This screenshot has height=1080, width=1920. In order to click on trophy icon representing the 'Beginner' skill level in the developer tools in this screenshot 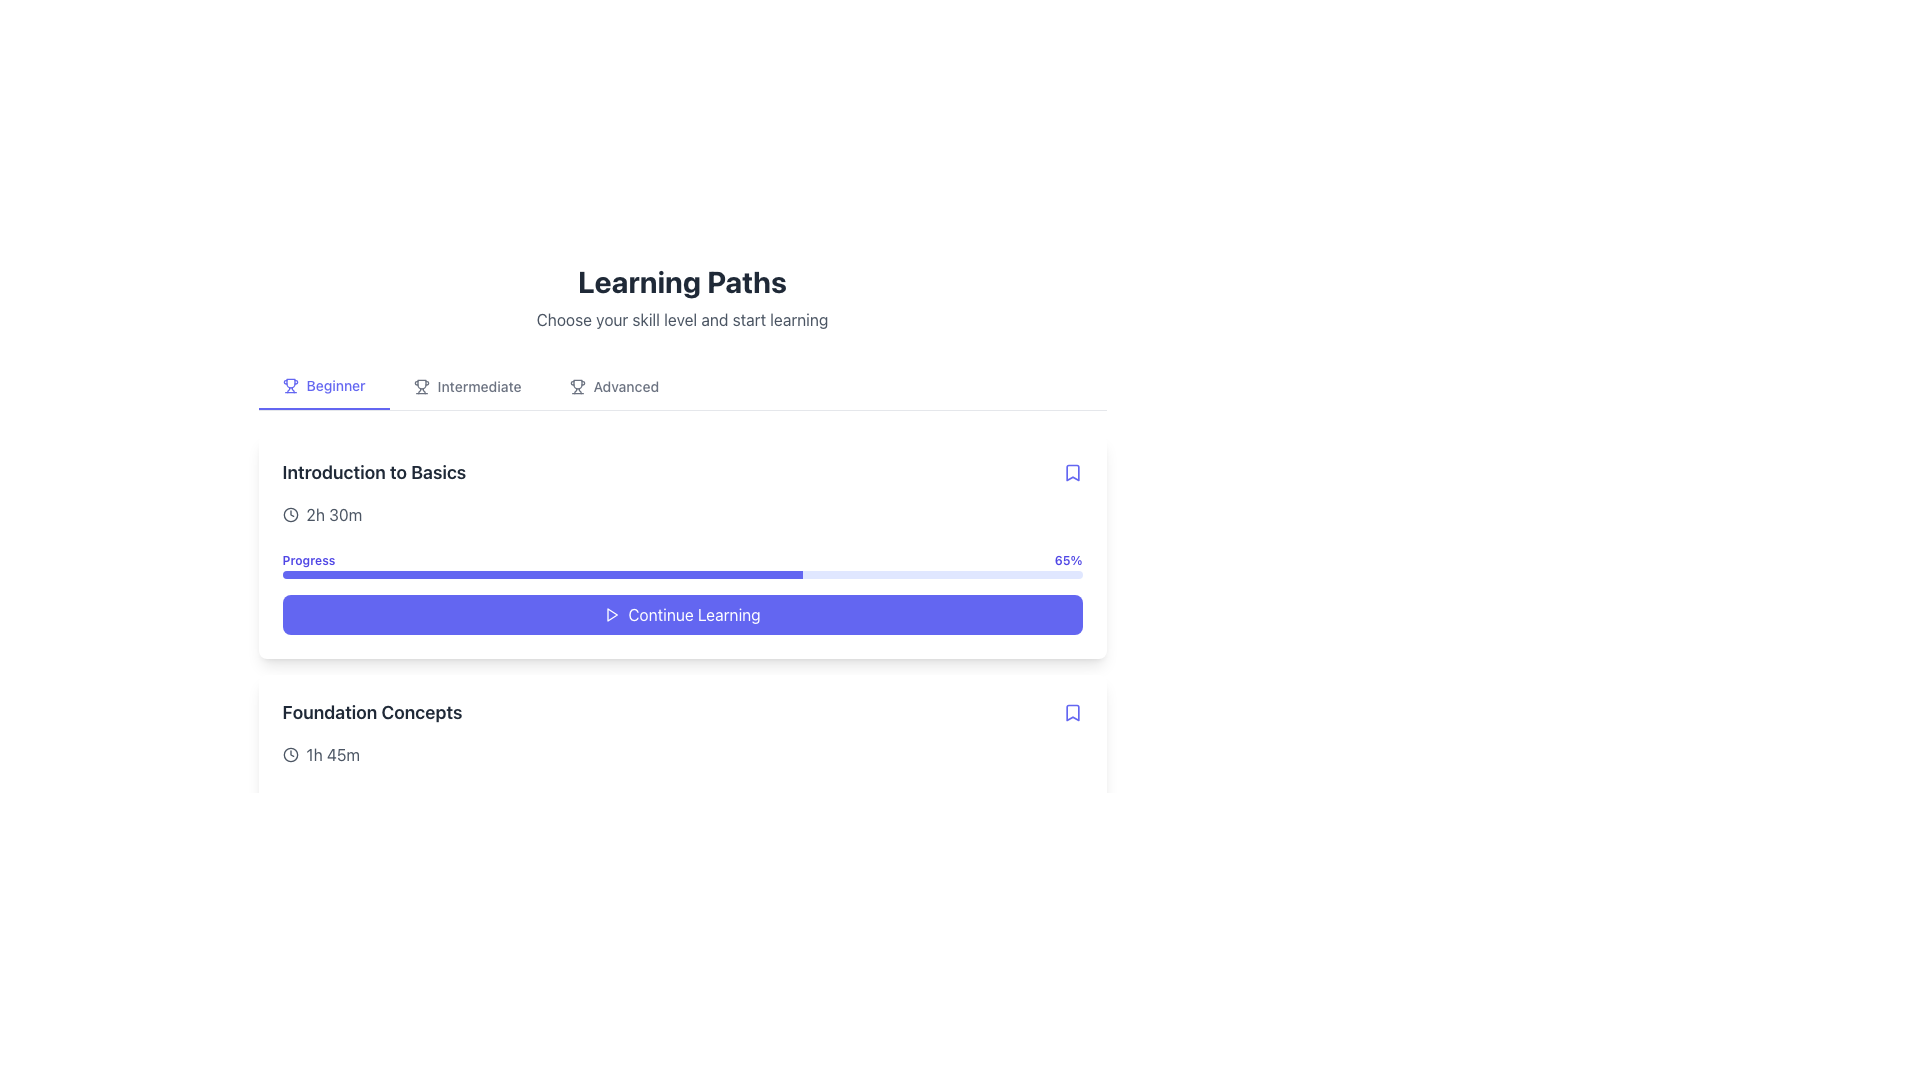, I will do `click(289, 383)`.